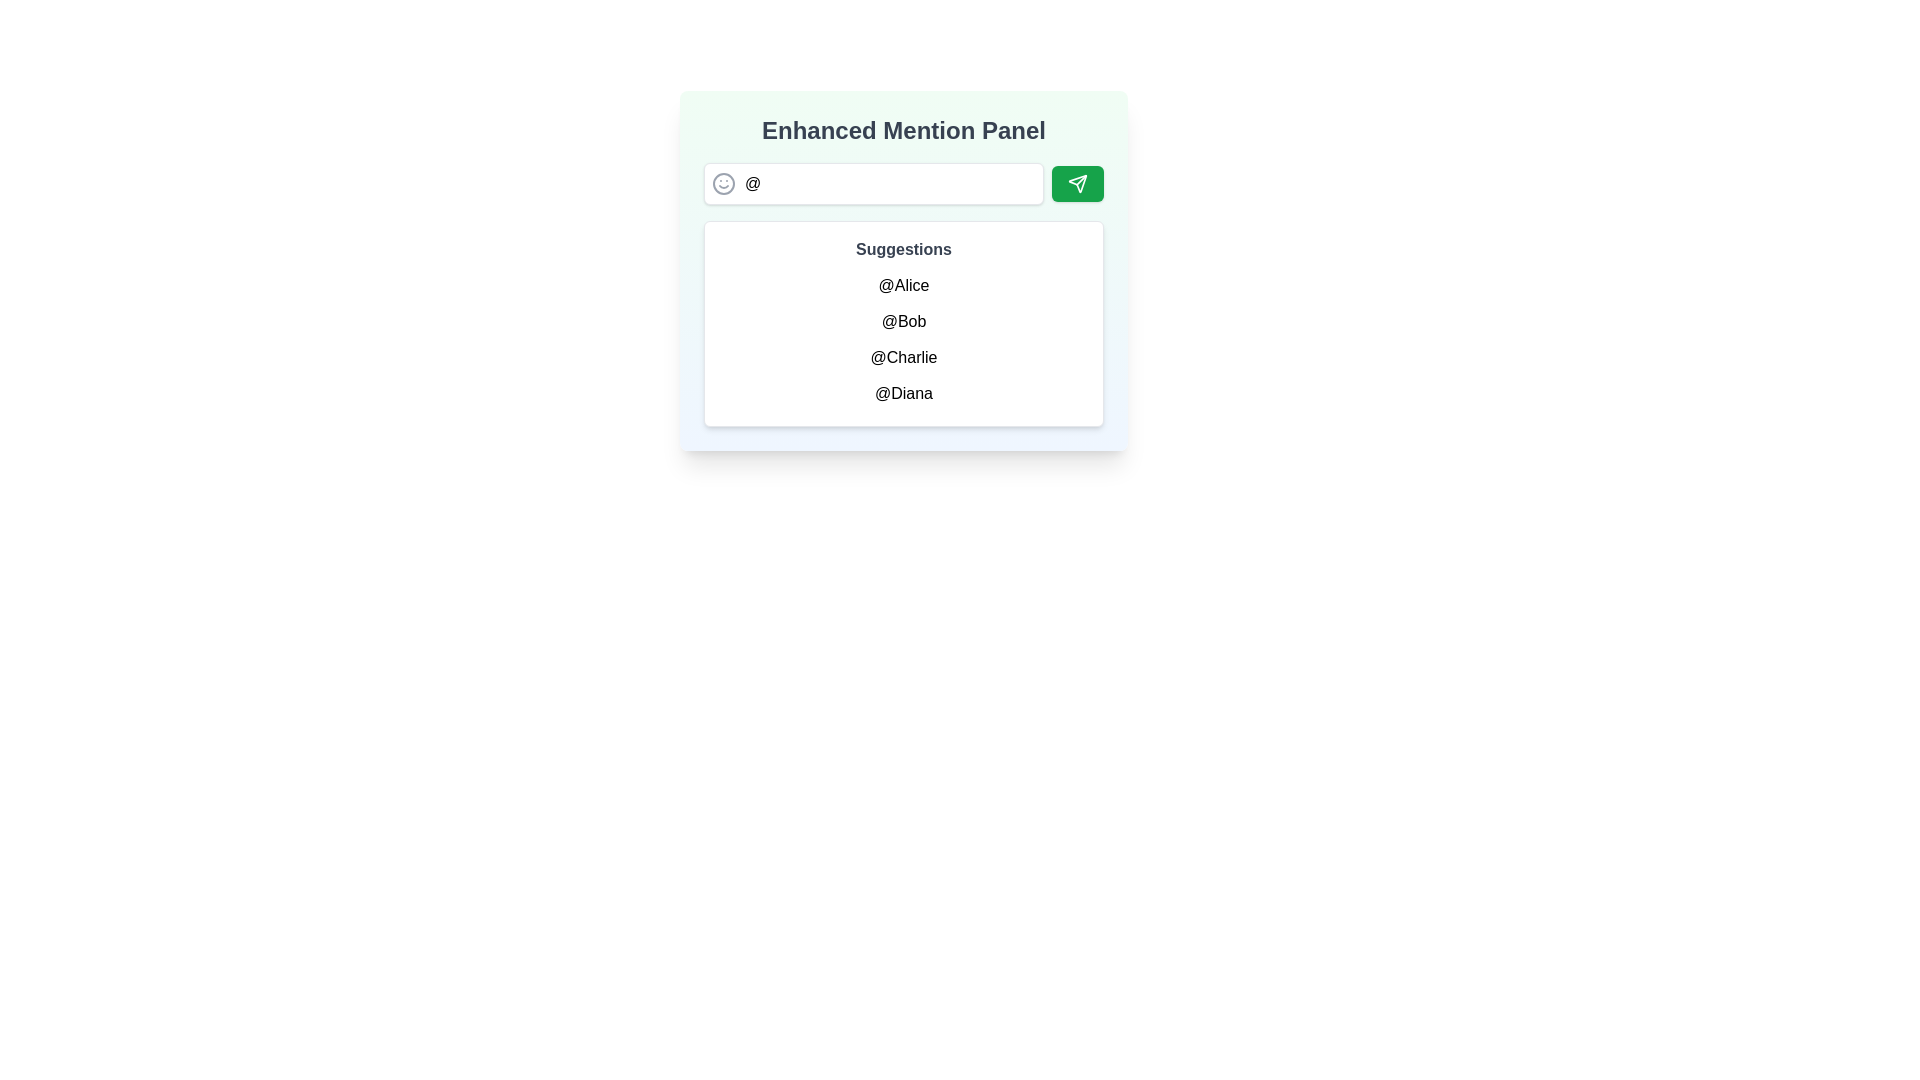 The image size is (1920, 1080). Describe the element at coordinates (902, 338) in the screenshot. I see `the username '@Bob' from the list of clickable text items displayed in the Suggestions panel, which is located within the Enhanced Mention Panel` at that location.